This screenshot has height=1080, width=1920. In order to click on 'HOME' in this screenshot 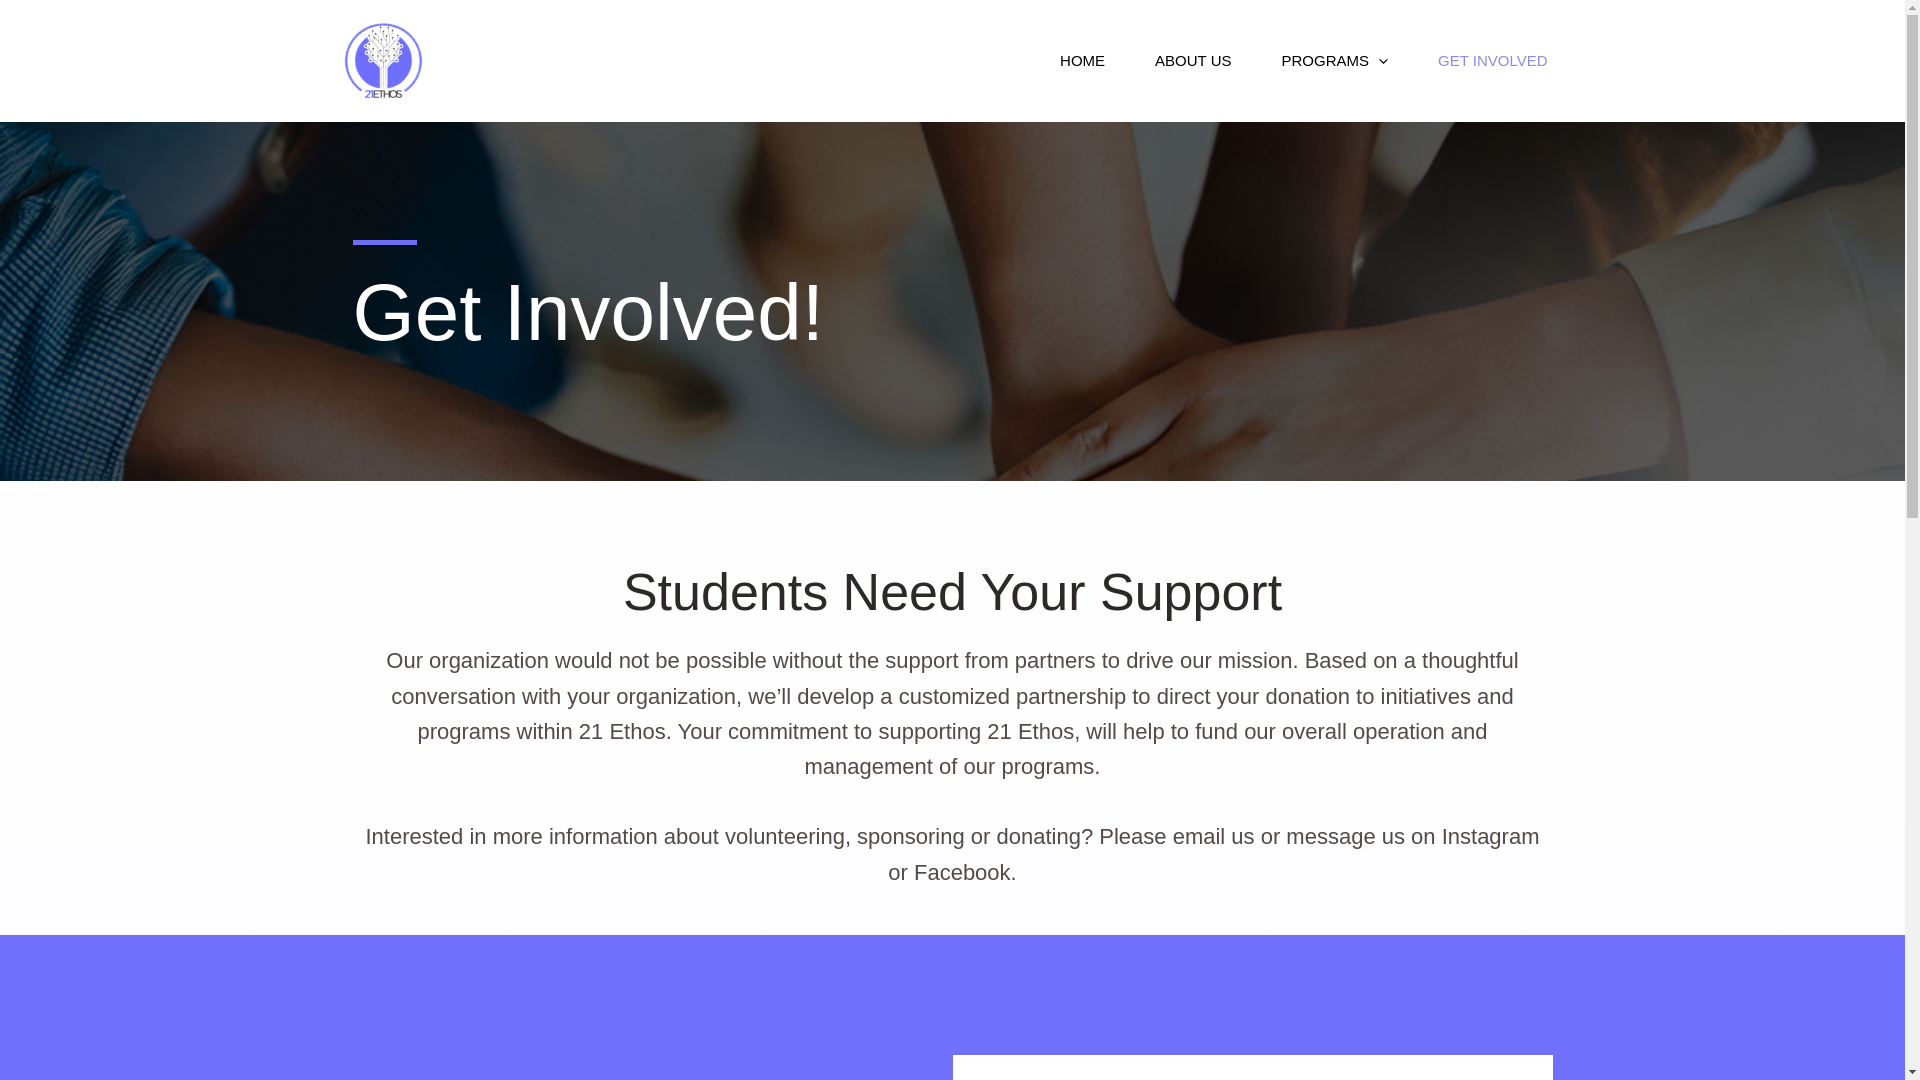, I will do `click(1081, 60)`.